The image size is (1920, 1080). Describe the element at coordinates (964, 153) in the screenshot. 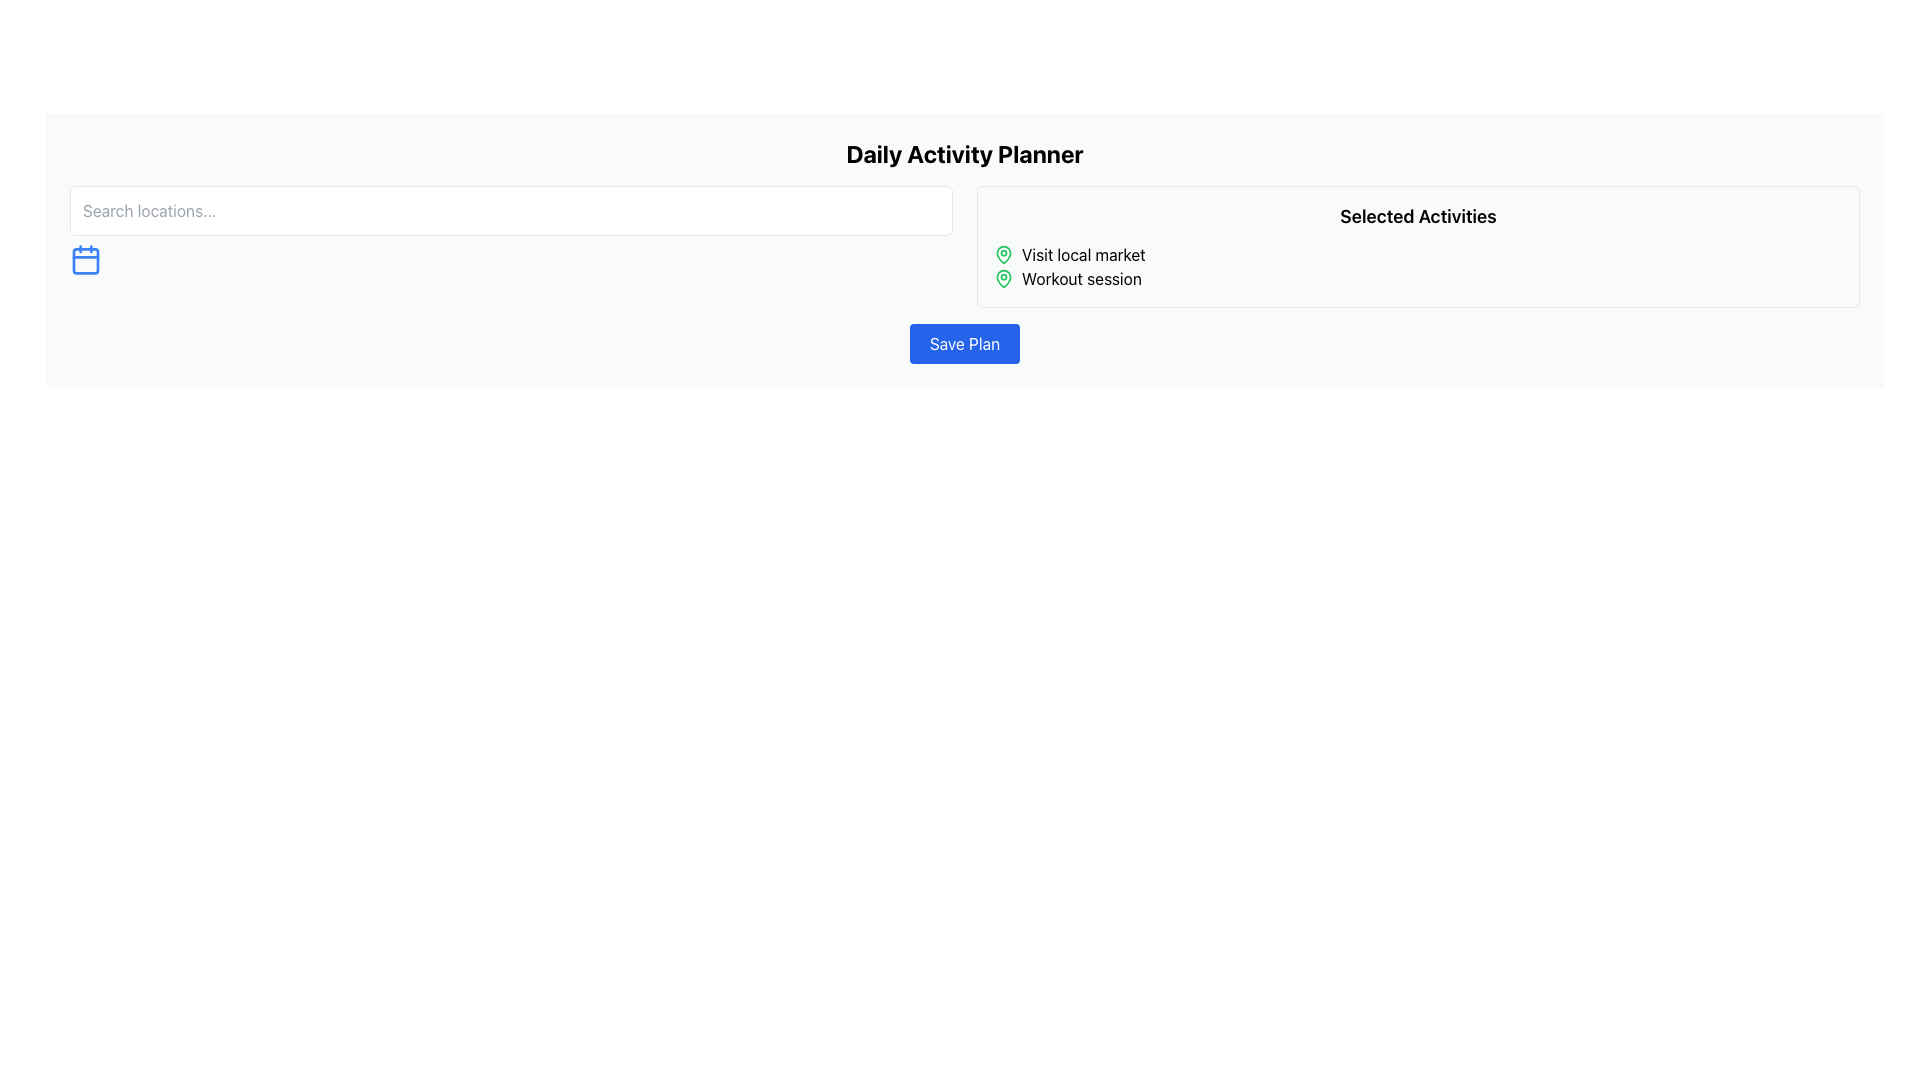

I see `the prominently displayed title 'Daily Activity Planner' at the top of the interface, which is styled with bold, large-sized, centered text` at that location.